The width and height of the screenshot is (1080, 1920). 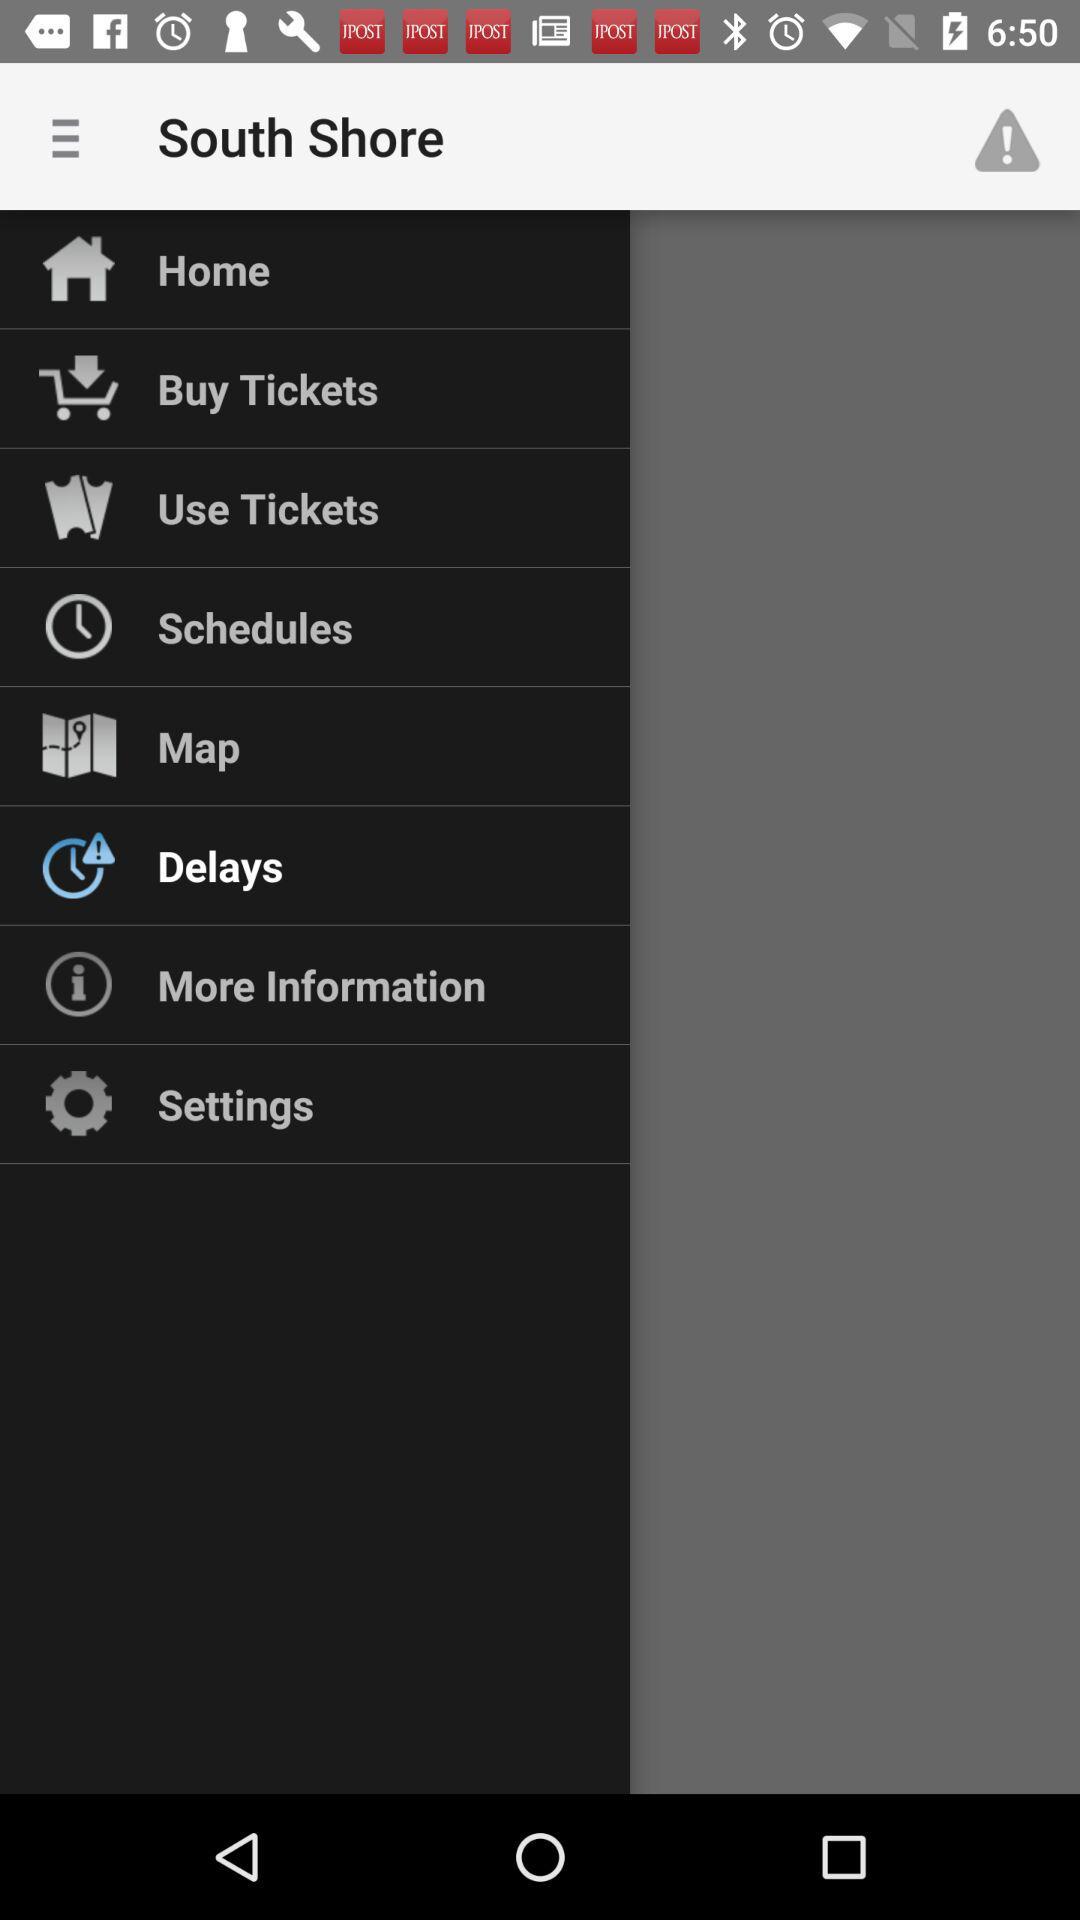 I want to click on settings, so click(x=234, y=1103).